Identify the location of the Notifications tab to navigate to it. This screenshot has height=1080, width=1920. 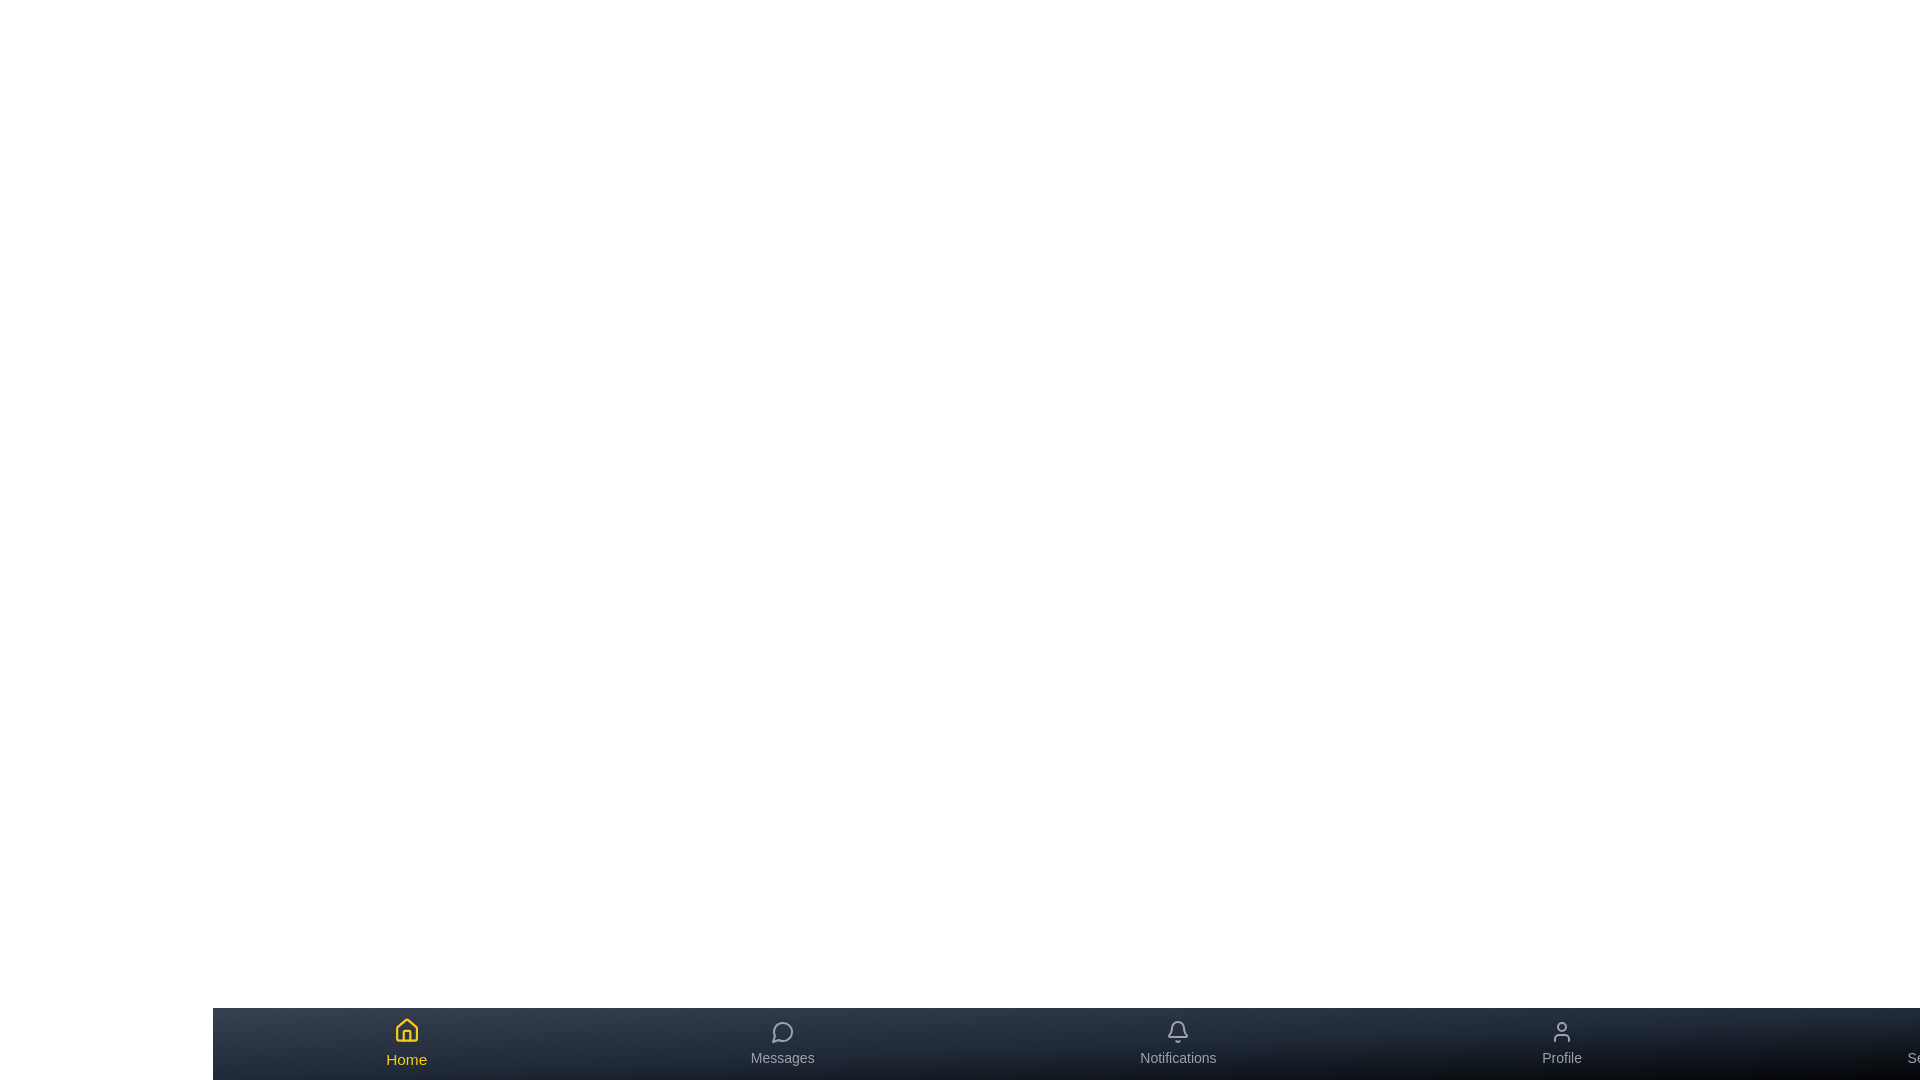
(1178, 1043).